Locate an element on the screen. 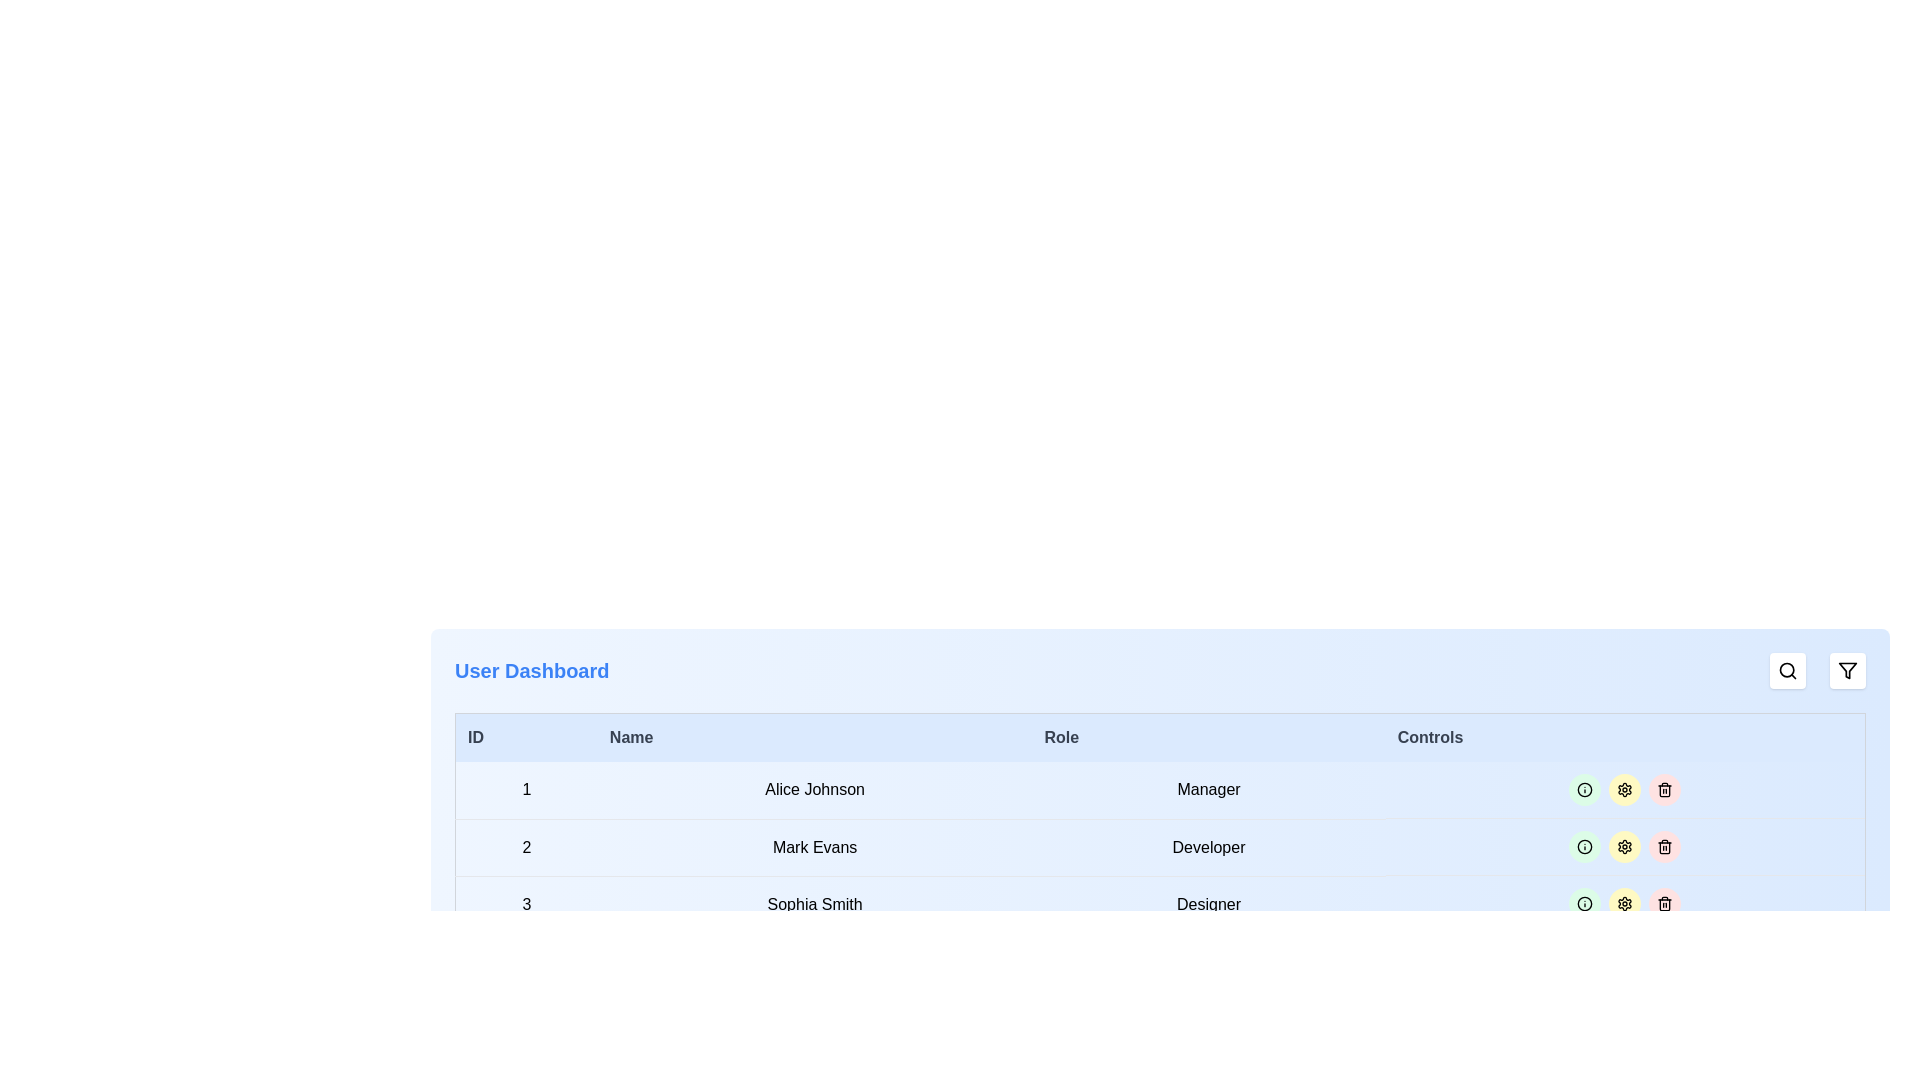 This screenshot has width=1920, height=1080. the filter button, which has a white background and a funnel icon, located in the top-right corner of the user dashboard is located at coordinates (1847, 671).